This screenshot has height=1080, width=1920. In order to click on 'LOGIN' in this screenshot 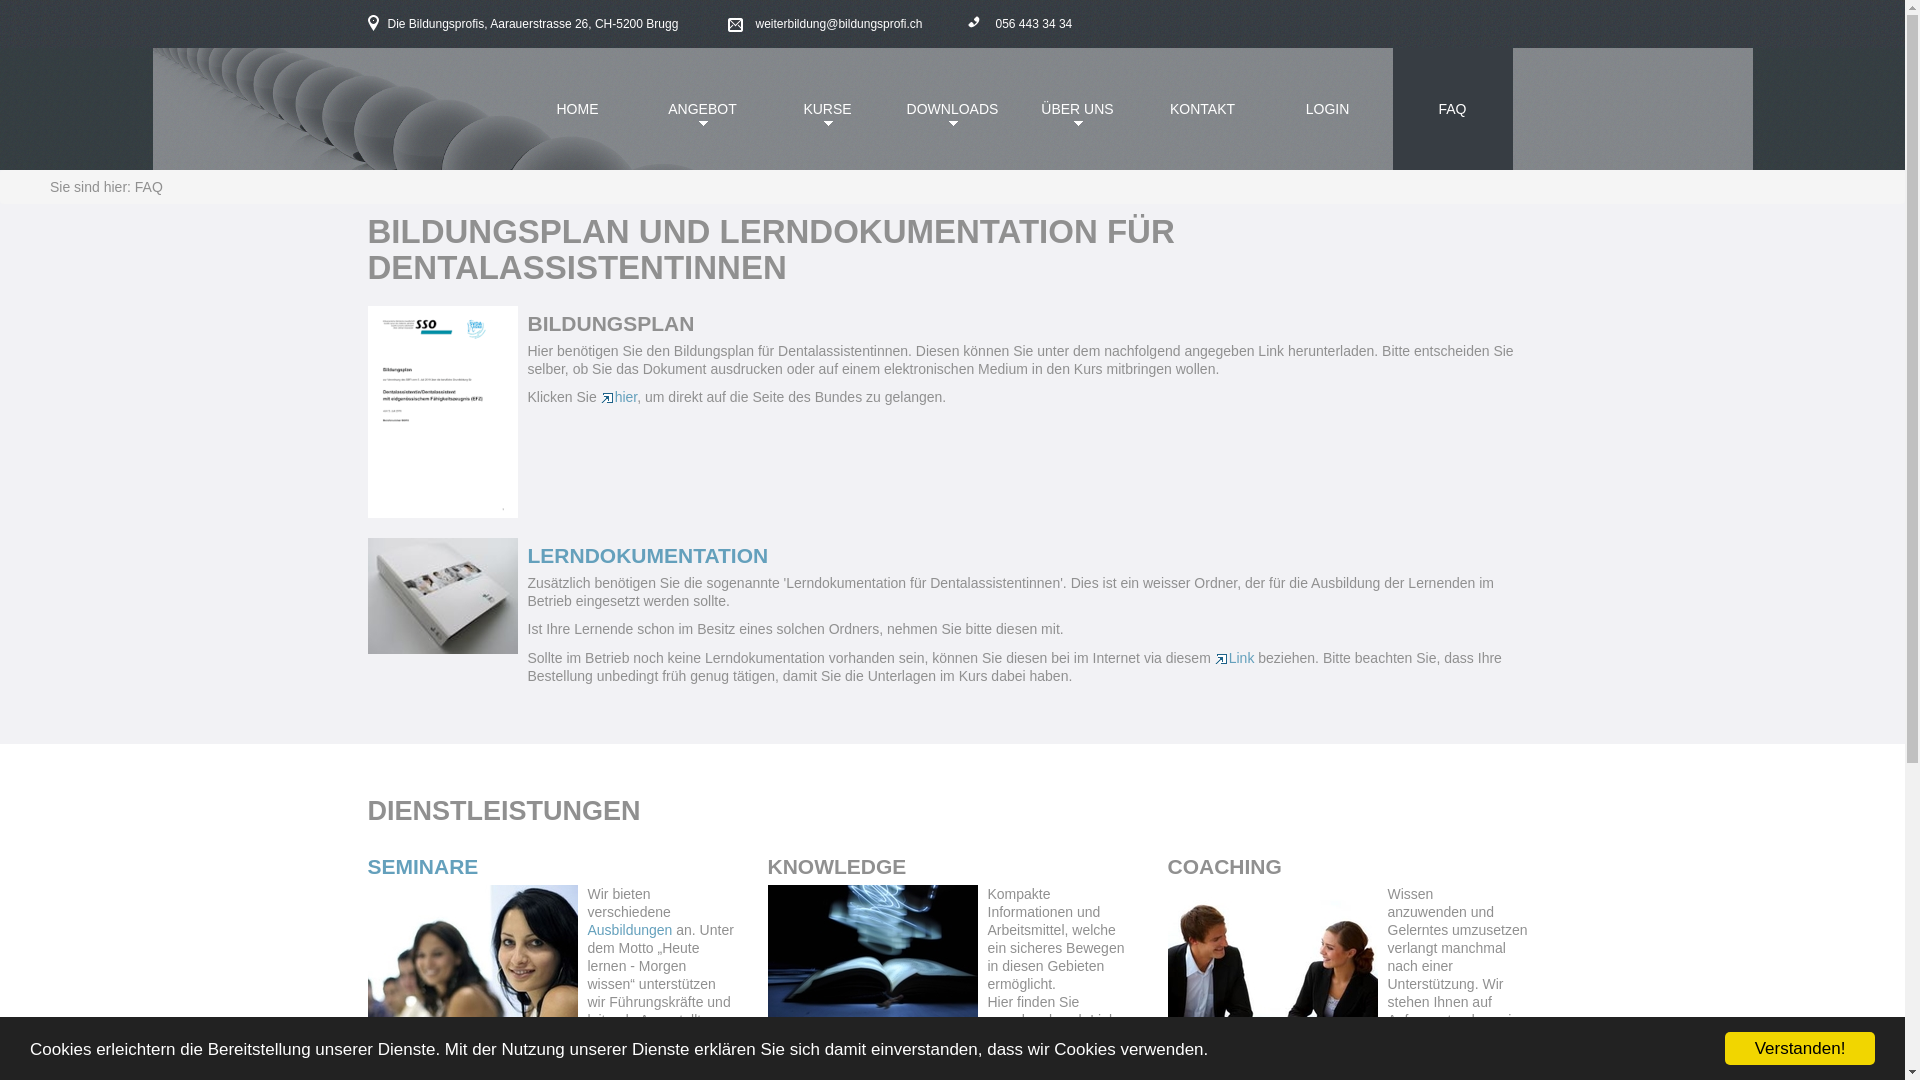, I will do `click(1328, 108)`.